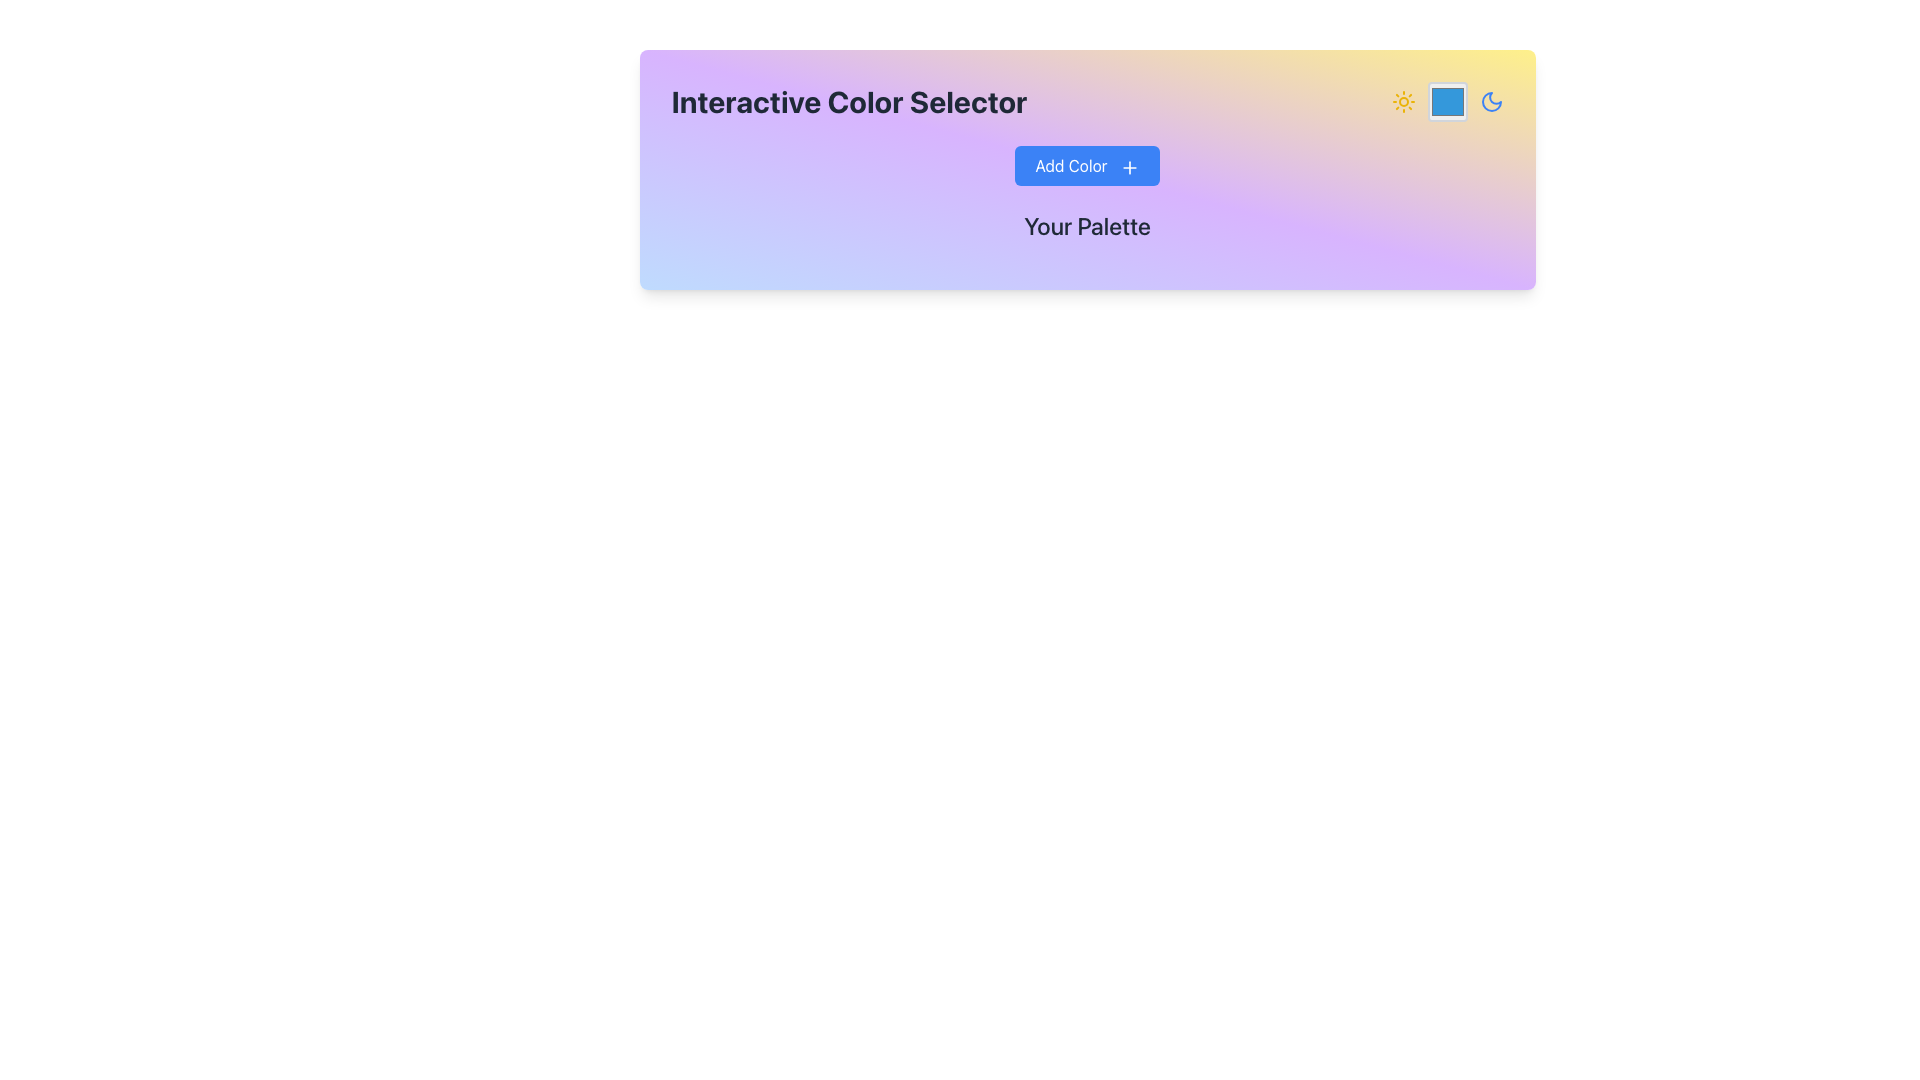  Describe the element at coordinates (1129, 166) in the screenshot. I see `the small plus sign icon located to the immediate right of the 'Add Color' button text, which is centrally positioned within the button` at that location.